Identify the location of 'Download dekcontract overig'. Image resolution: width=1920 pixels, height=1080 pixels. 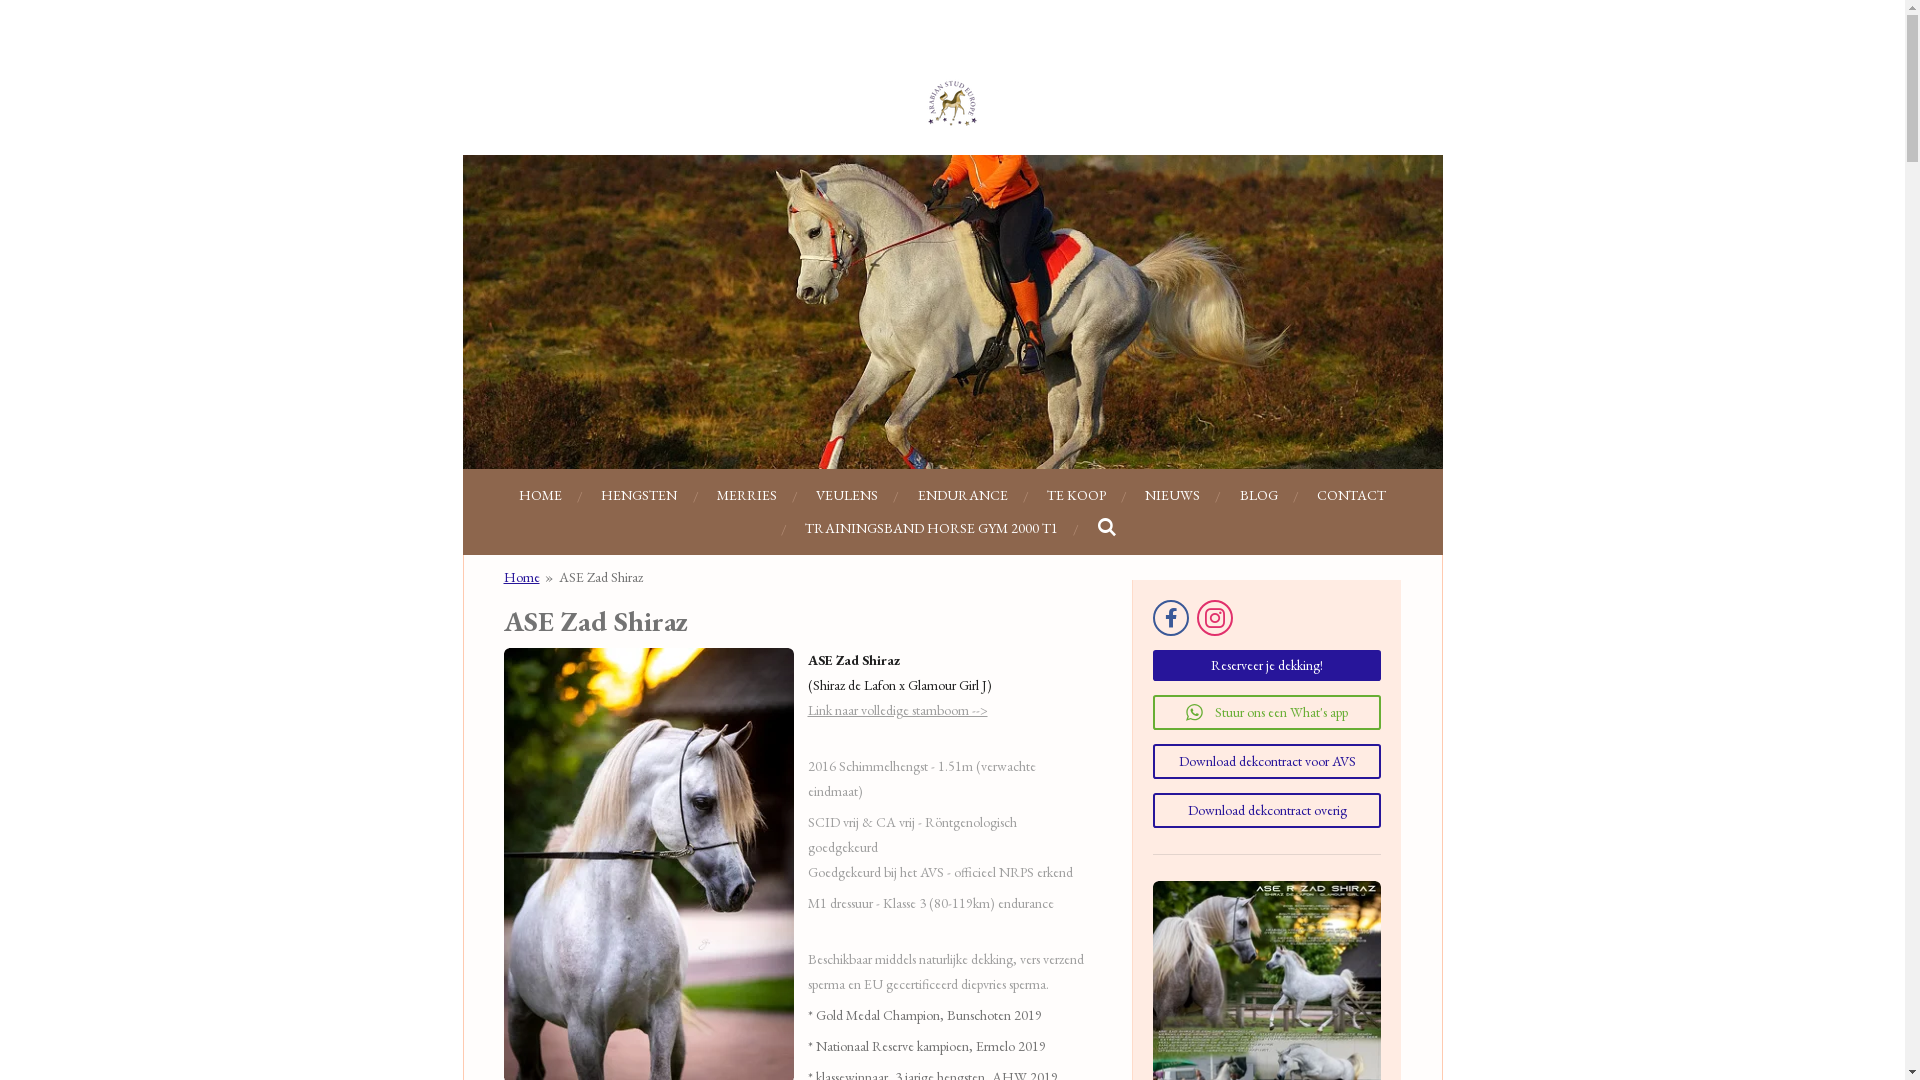
(1266, 810).